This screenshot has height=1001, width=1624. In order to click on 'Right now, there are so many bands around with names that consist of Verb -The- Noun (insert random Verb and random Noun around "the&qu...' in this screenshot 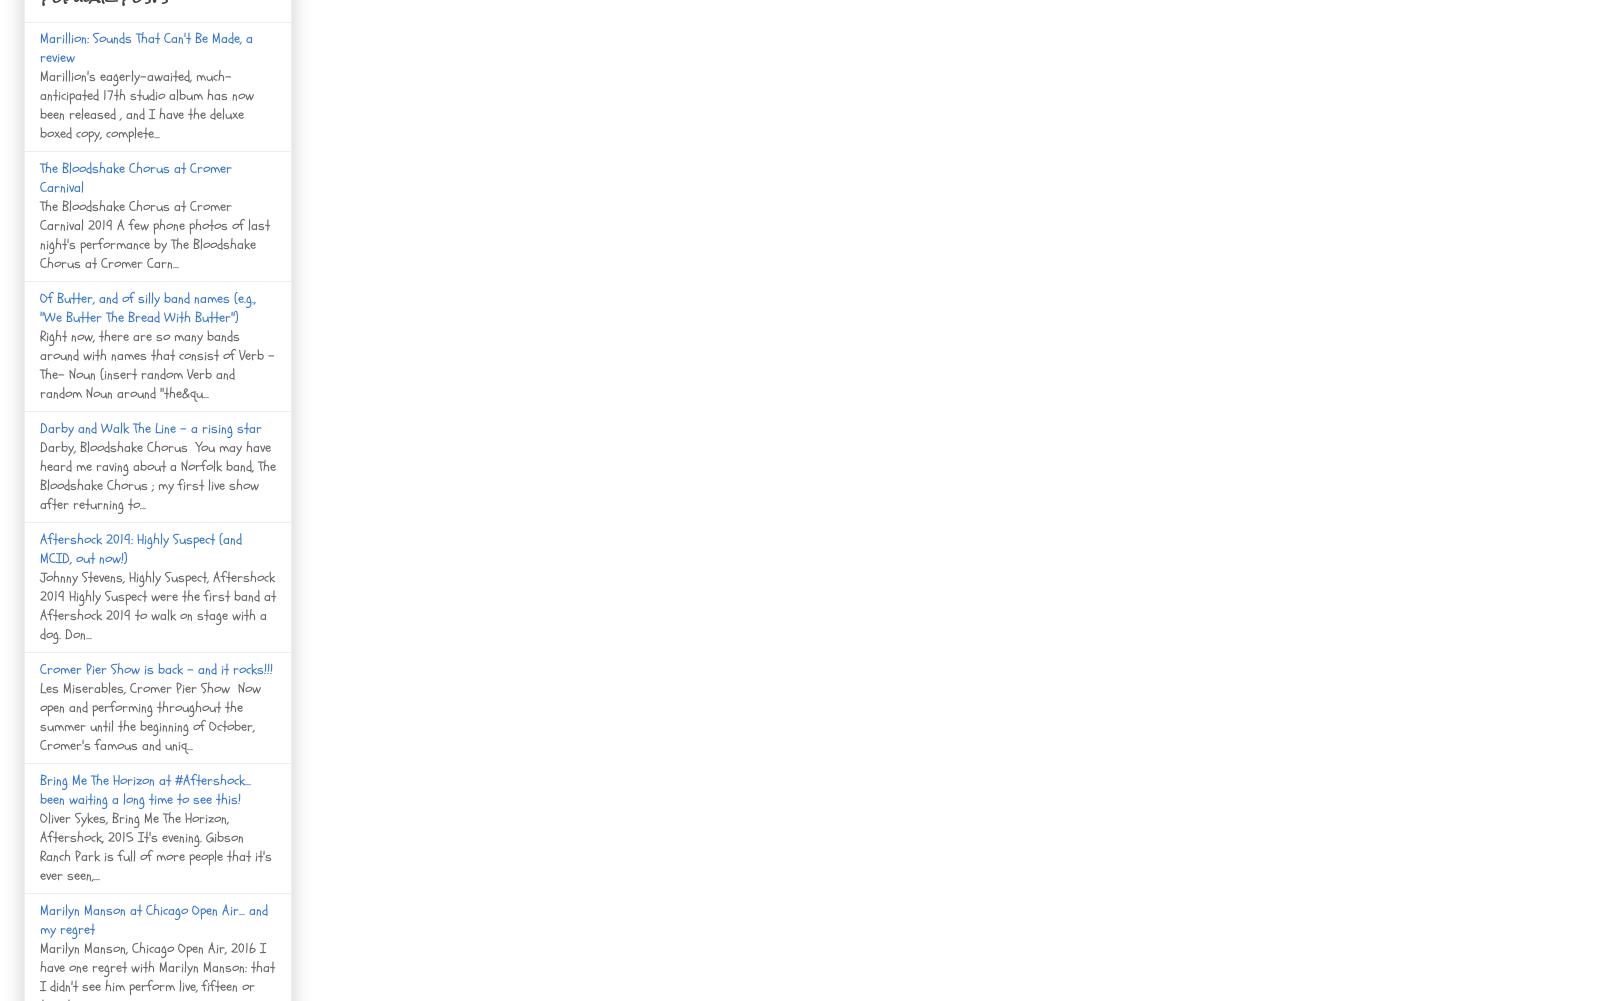, I will do `click(157, 362)`.